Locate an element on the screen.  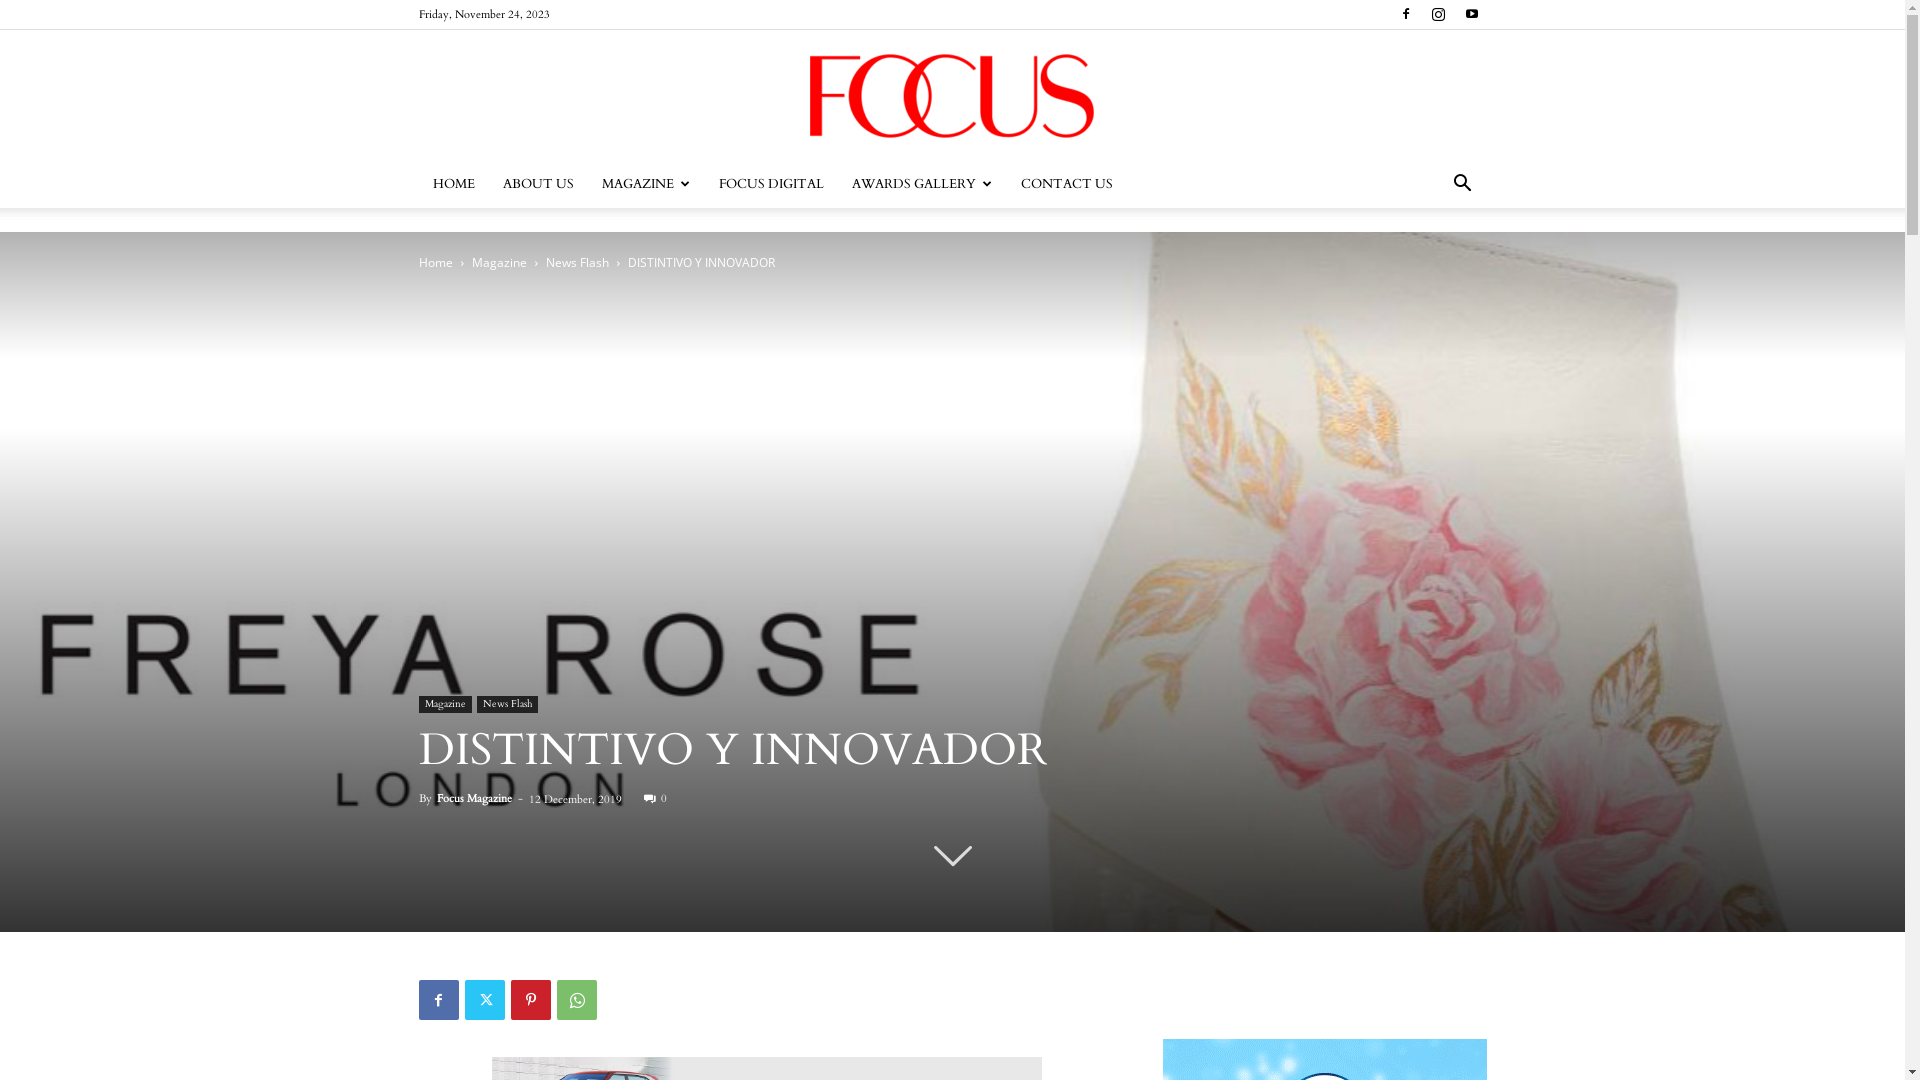
'Search' is located at coordinates (1430, 262).